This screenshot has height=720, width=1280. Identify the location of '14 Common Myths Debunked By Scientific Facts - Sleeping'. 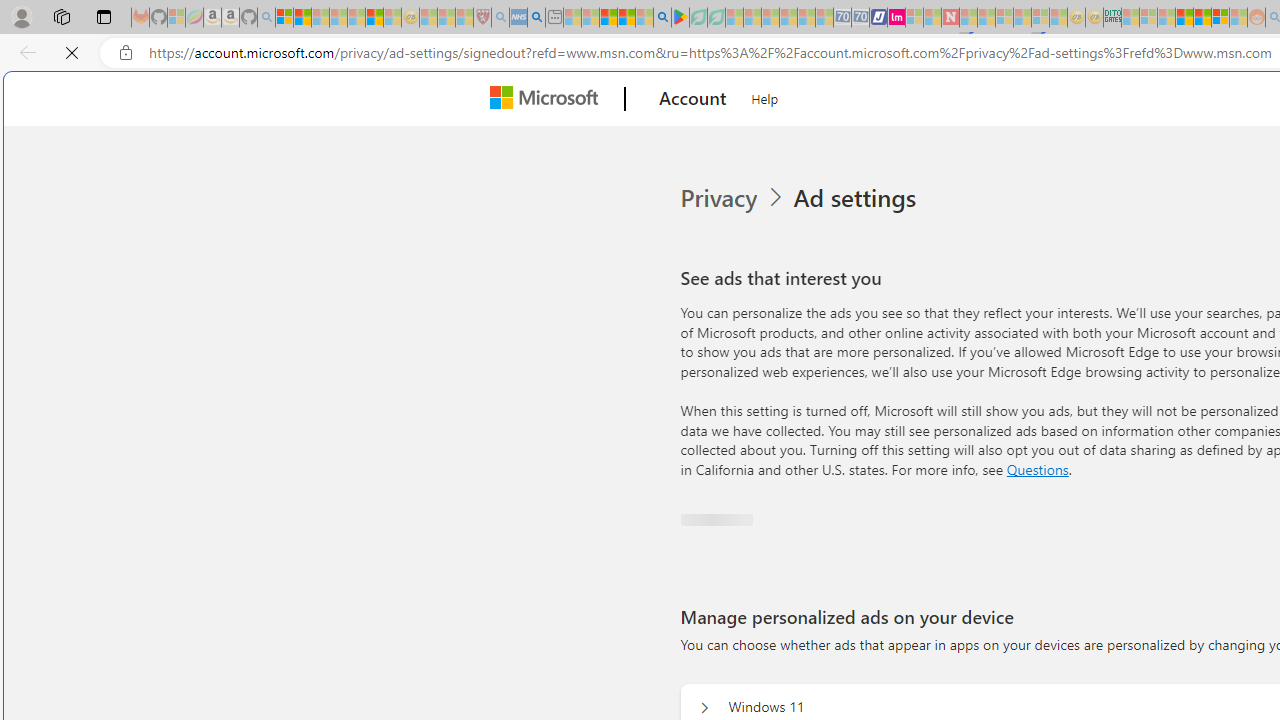
(986, 17).